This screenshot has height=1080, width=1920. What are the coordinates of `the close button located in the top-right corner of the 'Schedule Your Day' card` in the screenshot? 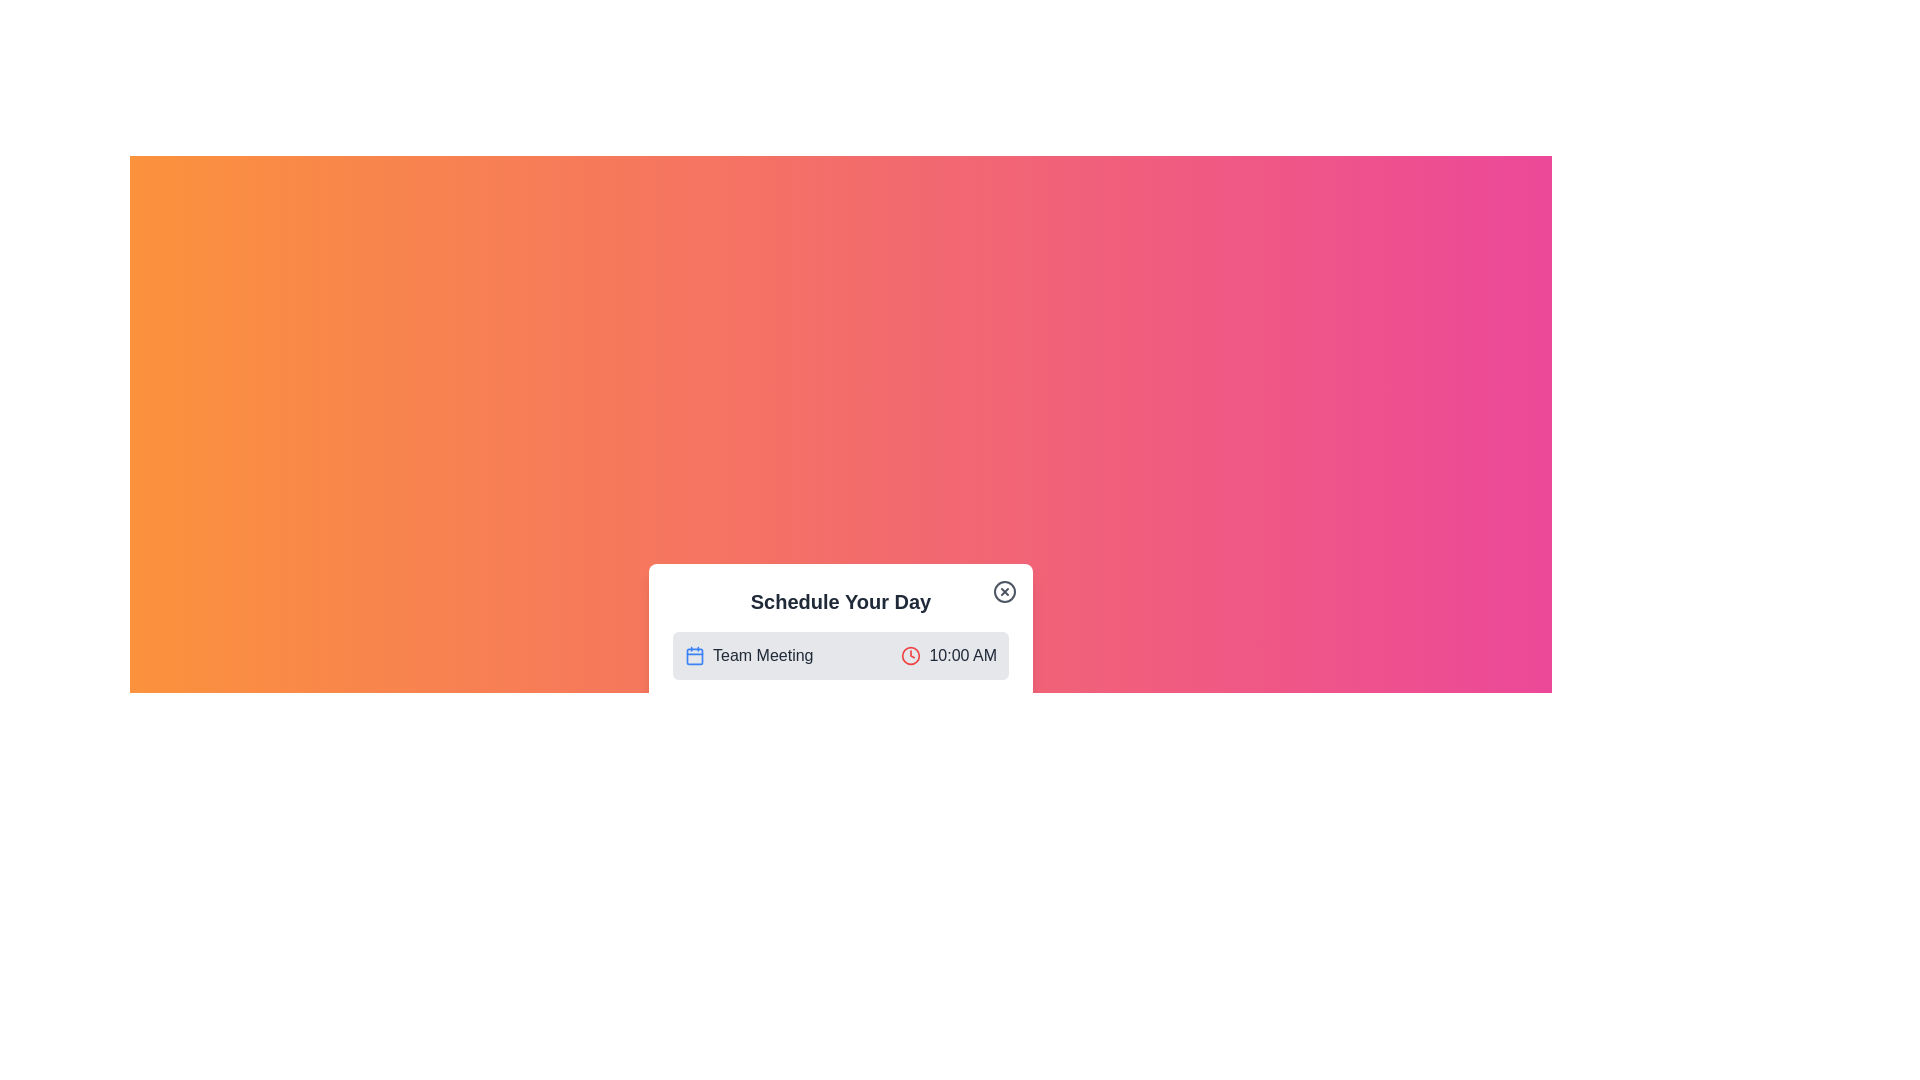 It's located at (1004, 590).